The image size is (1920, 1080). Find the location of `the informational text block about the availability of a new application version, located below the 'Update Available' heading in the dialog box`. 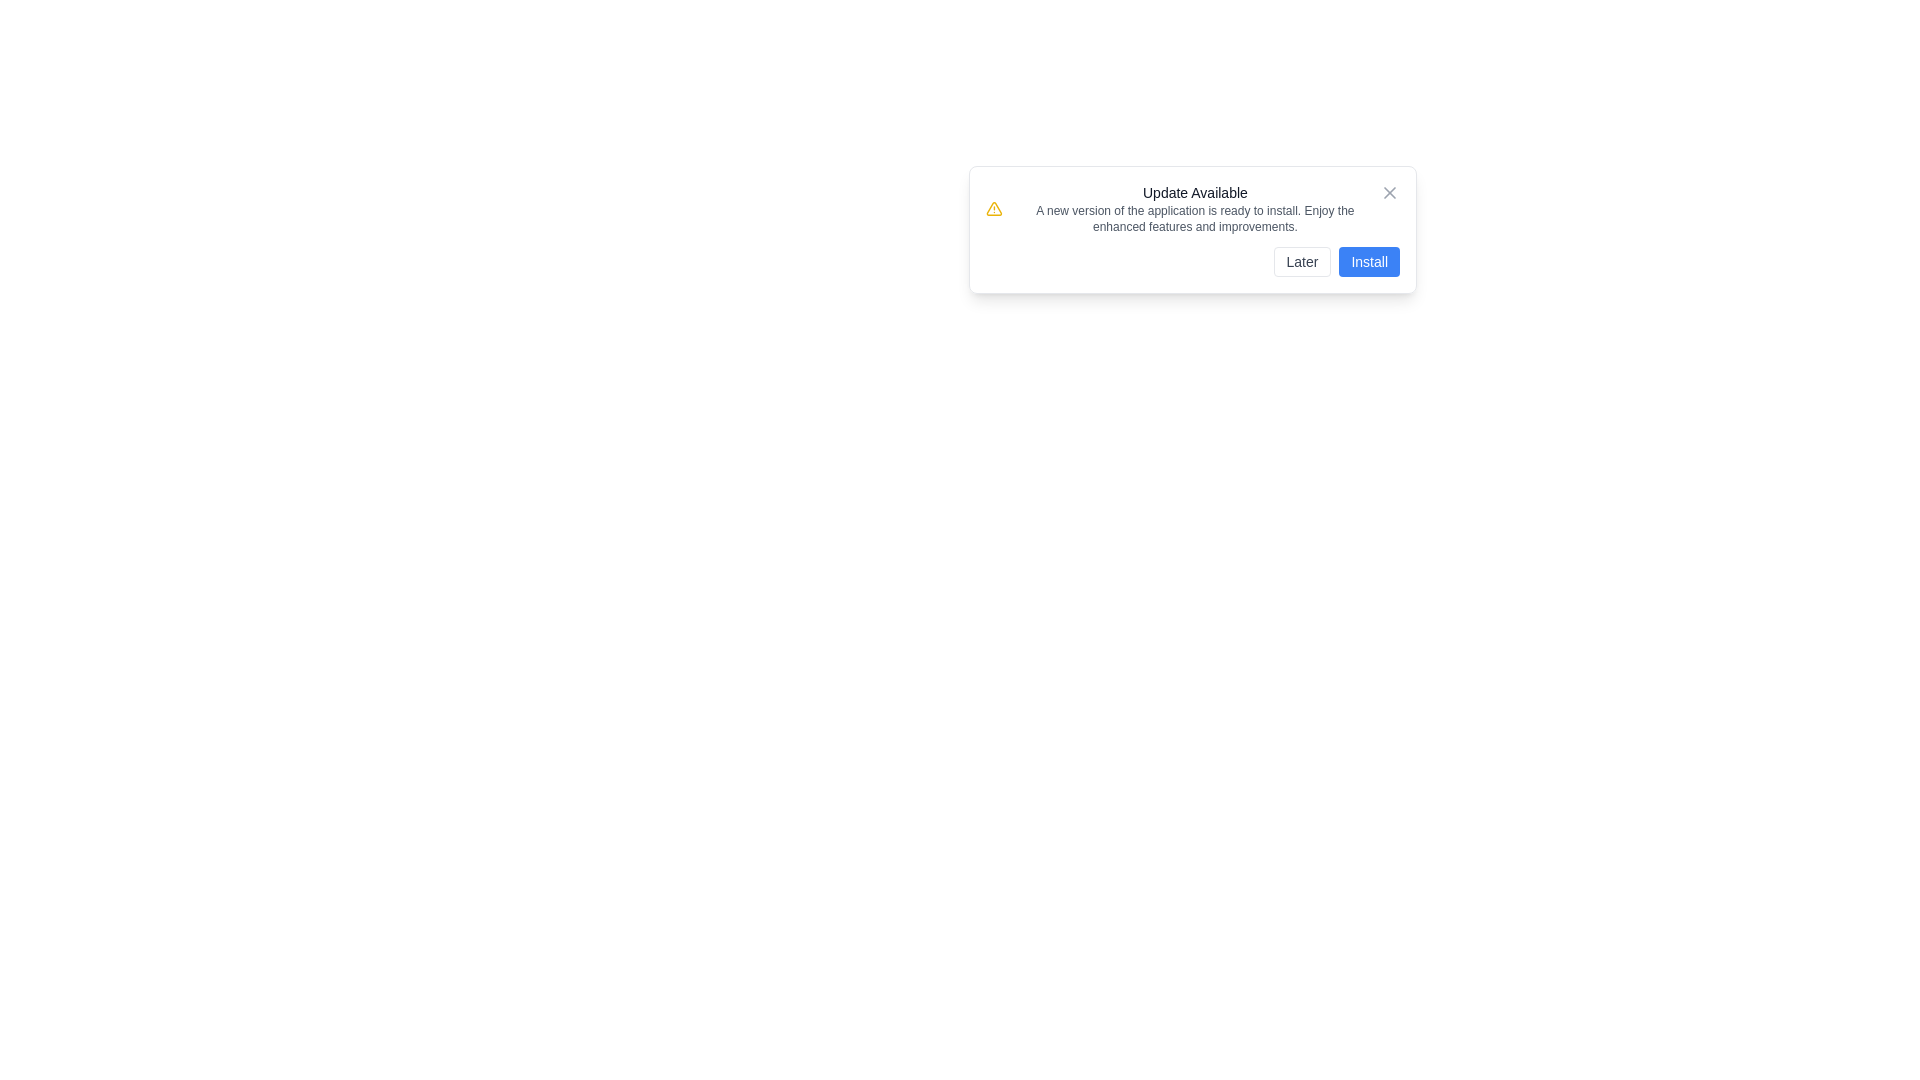

the informational text block about the availability of a new application version, located below the 'Update Available' heading in the dialog box is located at coordinates (1195, 219).